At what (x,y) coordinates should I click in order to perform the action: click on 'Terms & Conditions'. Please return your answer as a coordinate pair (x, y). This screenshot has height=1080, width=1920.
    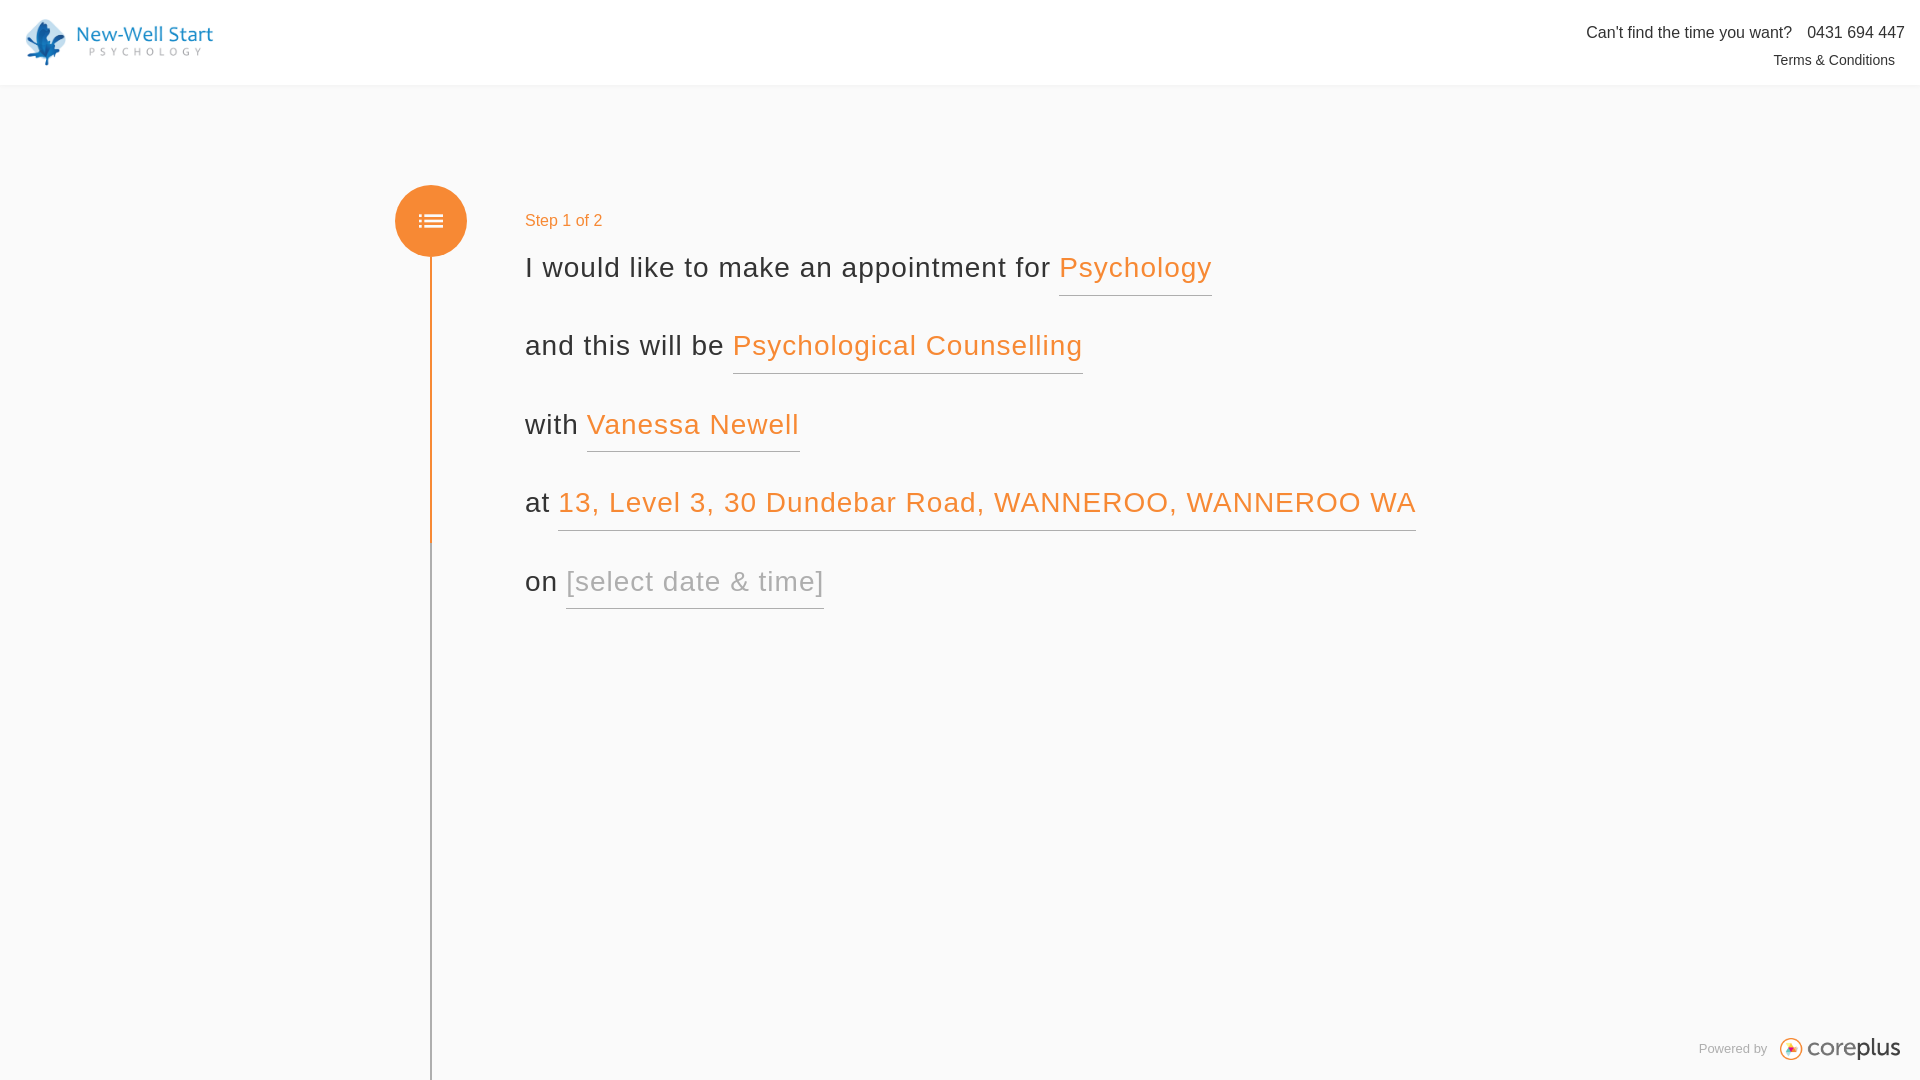
    Looking at the image, I should click on (1834, 59).